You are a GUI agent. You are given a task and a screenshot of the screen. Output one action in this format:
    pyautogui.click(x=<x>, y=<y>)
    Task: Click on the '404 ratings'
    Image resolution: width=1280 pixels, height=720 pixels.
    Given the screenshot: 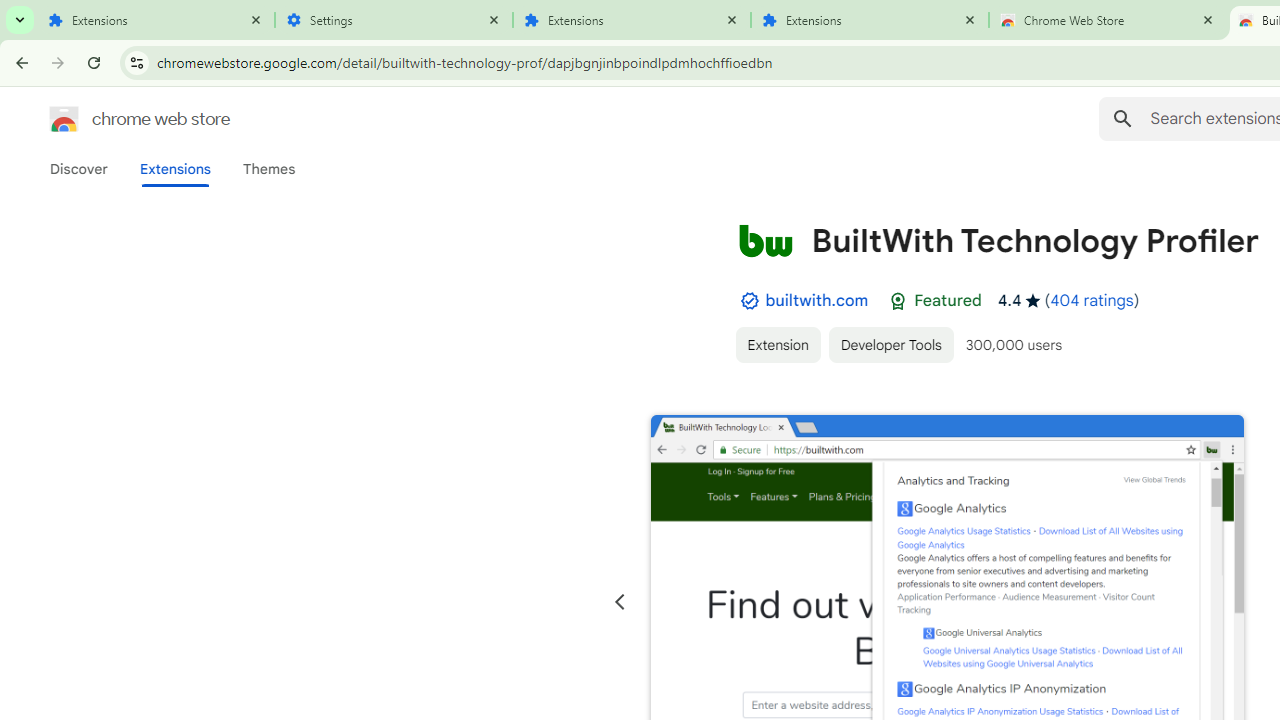 What is the action you would take?
    pyautogui.click(x=1090, y=300)
    